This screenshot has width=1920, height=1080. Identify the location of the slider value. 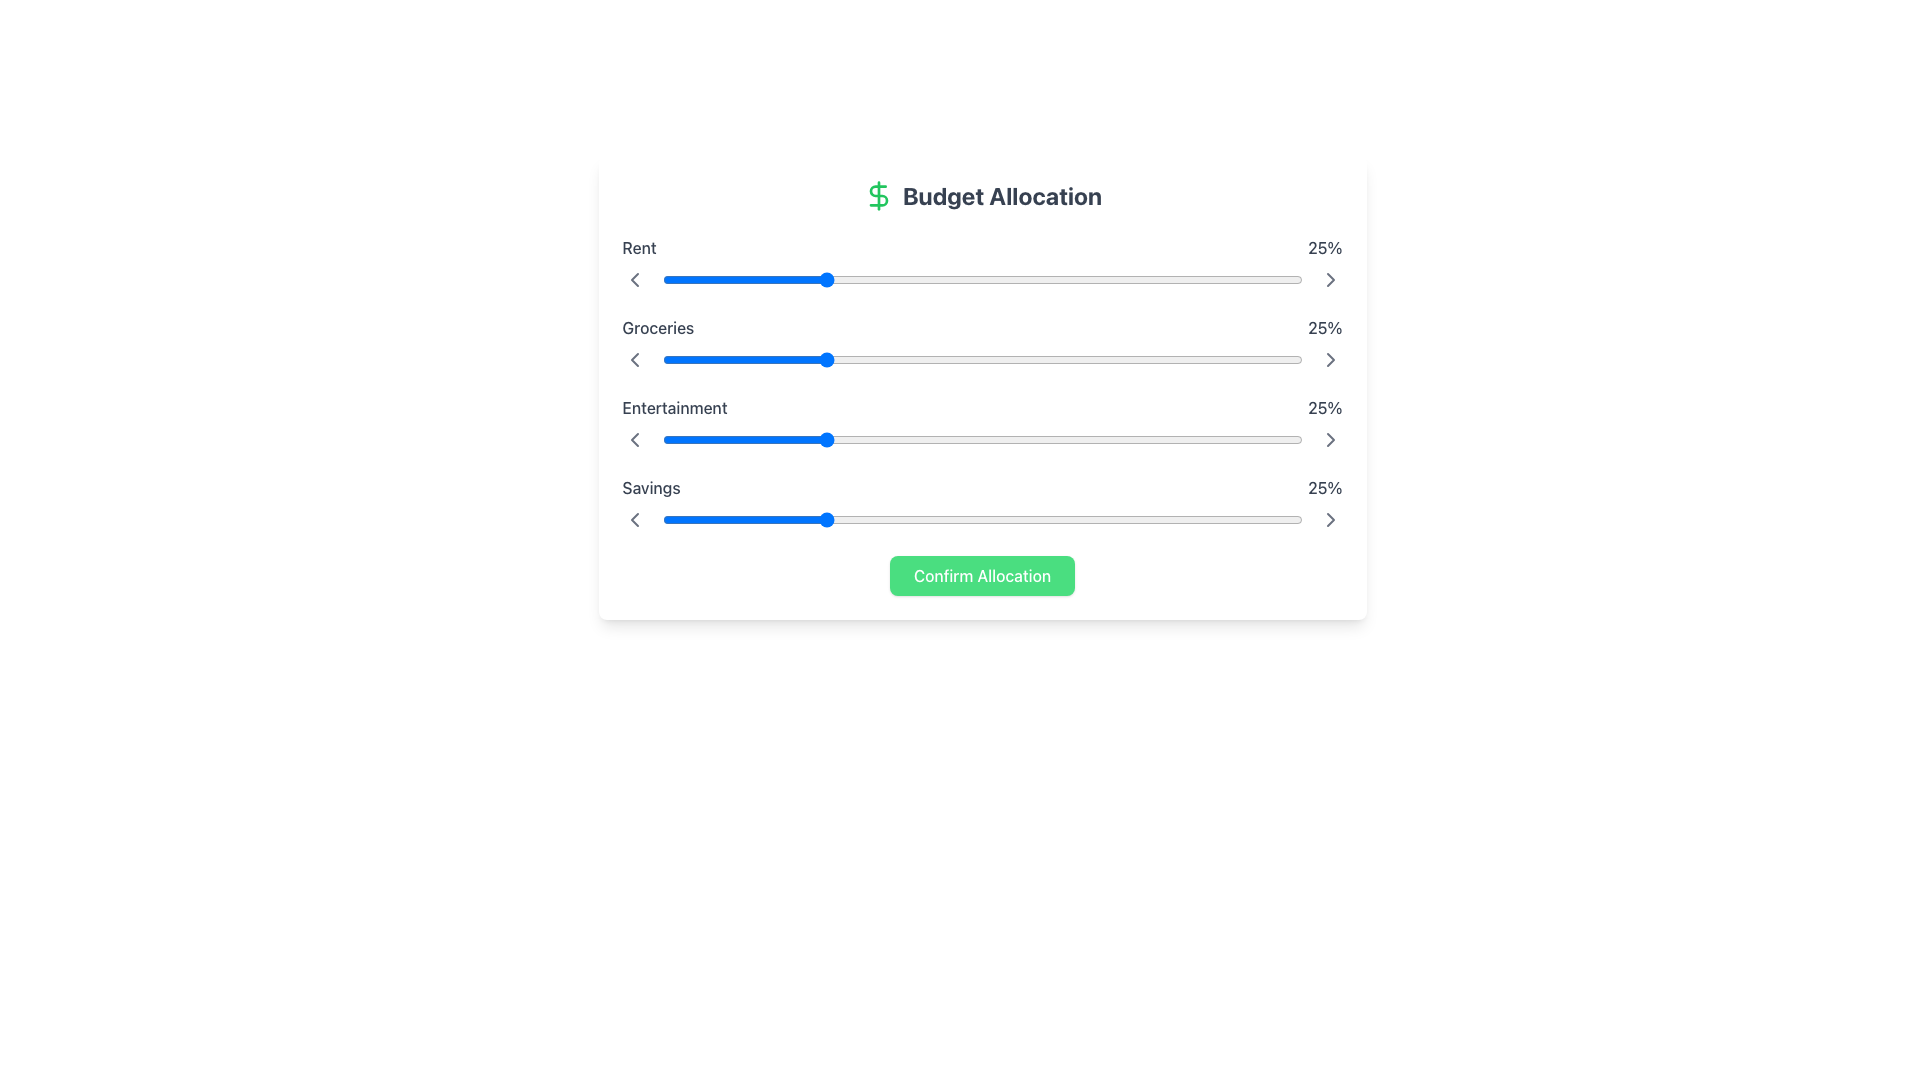
(783, 438).